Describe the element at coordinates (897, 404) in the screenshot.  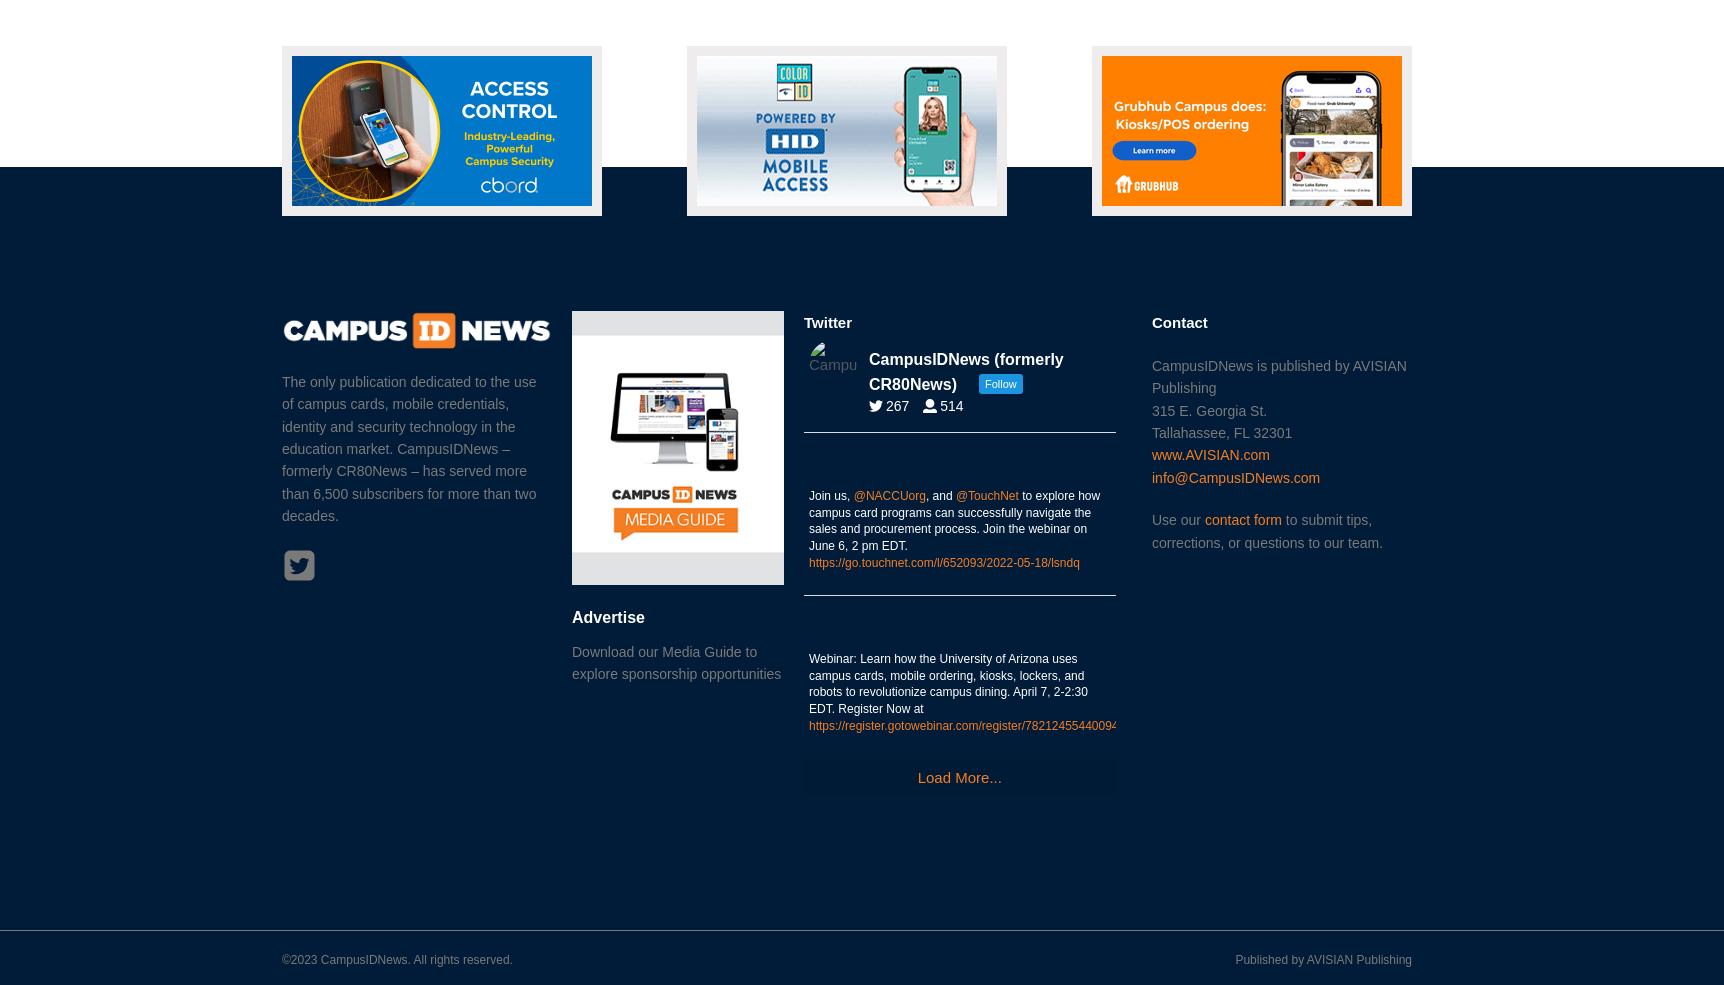
I see `'267'` at that location.